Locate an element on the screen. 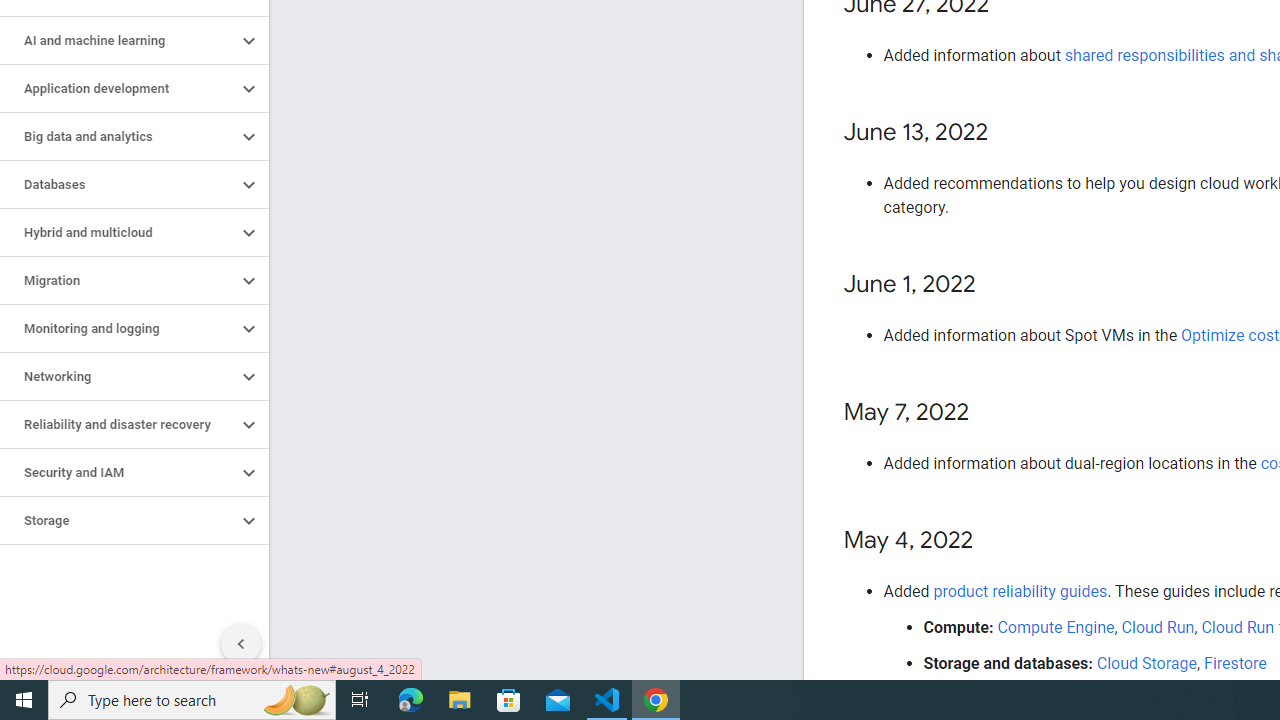  'Reliability and disaster recovery' is located at coordinates (117, 424).